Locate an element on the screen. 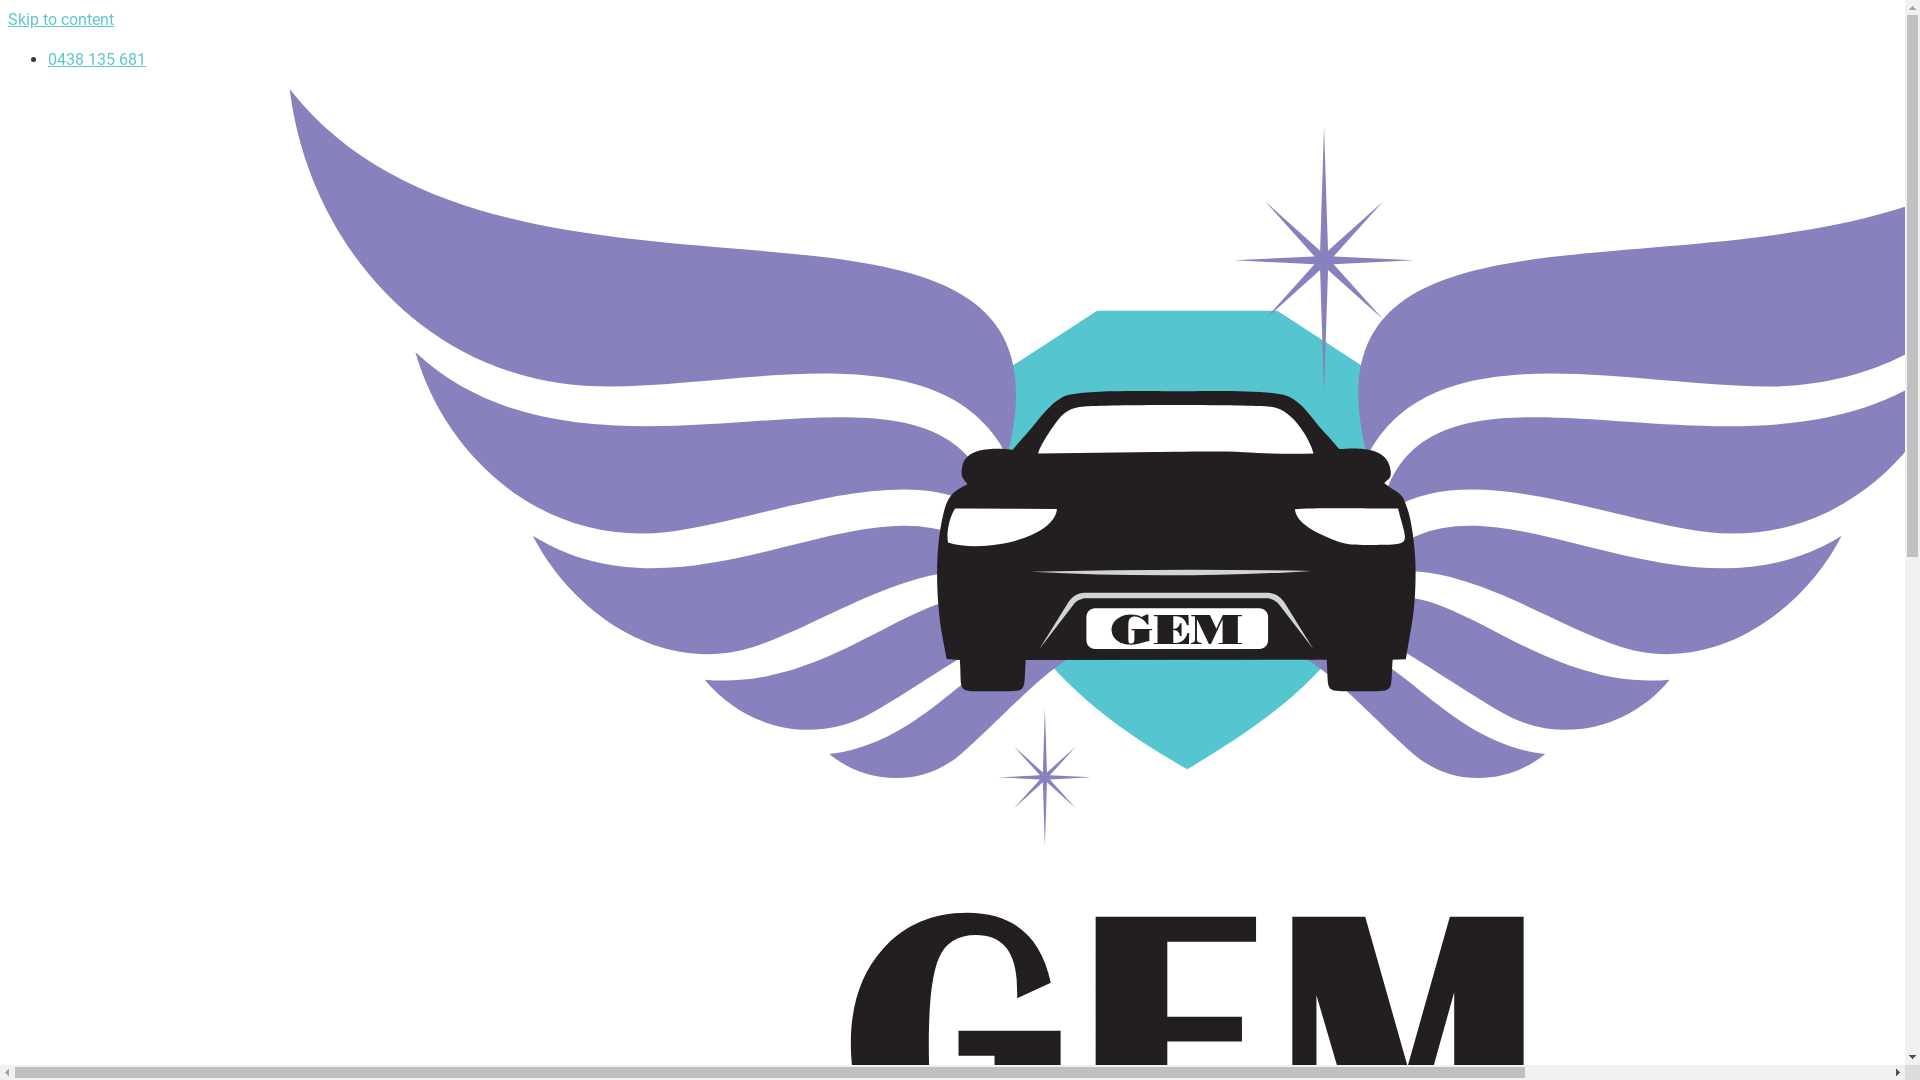 The width and height of the screenshot is (1920, 1080). 'Skip to content' is located at coordinates (61, 19).